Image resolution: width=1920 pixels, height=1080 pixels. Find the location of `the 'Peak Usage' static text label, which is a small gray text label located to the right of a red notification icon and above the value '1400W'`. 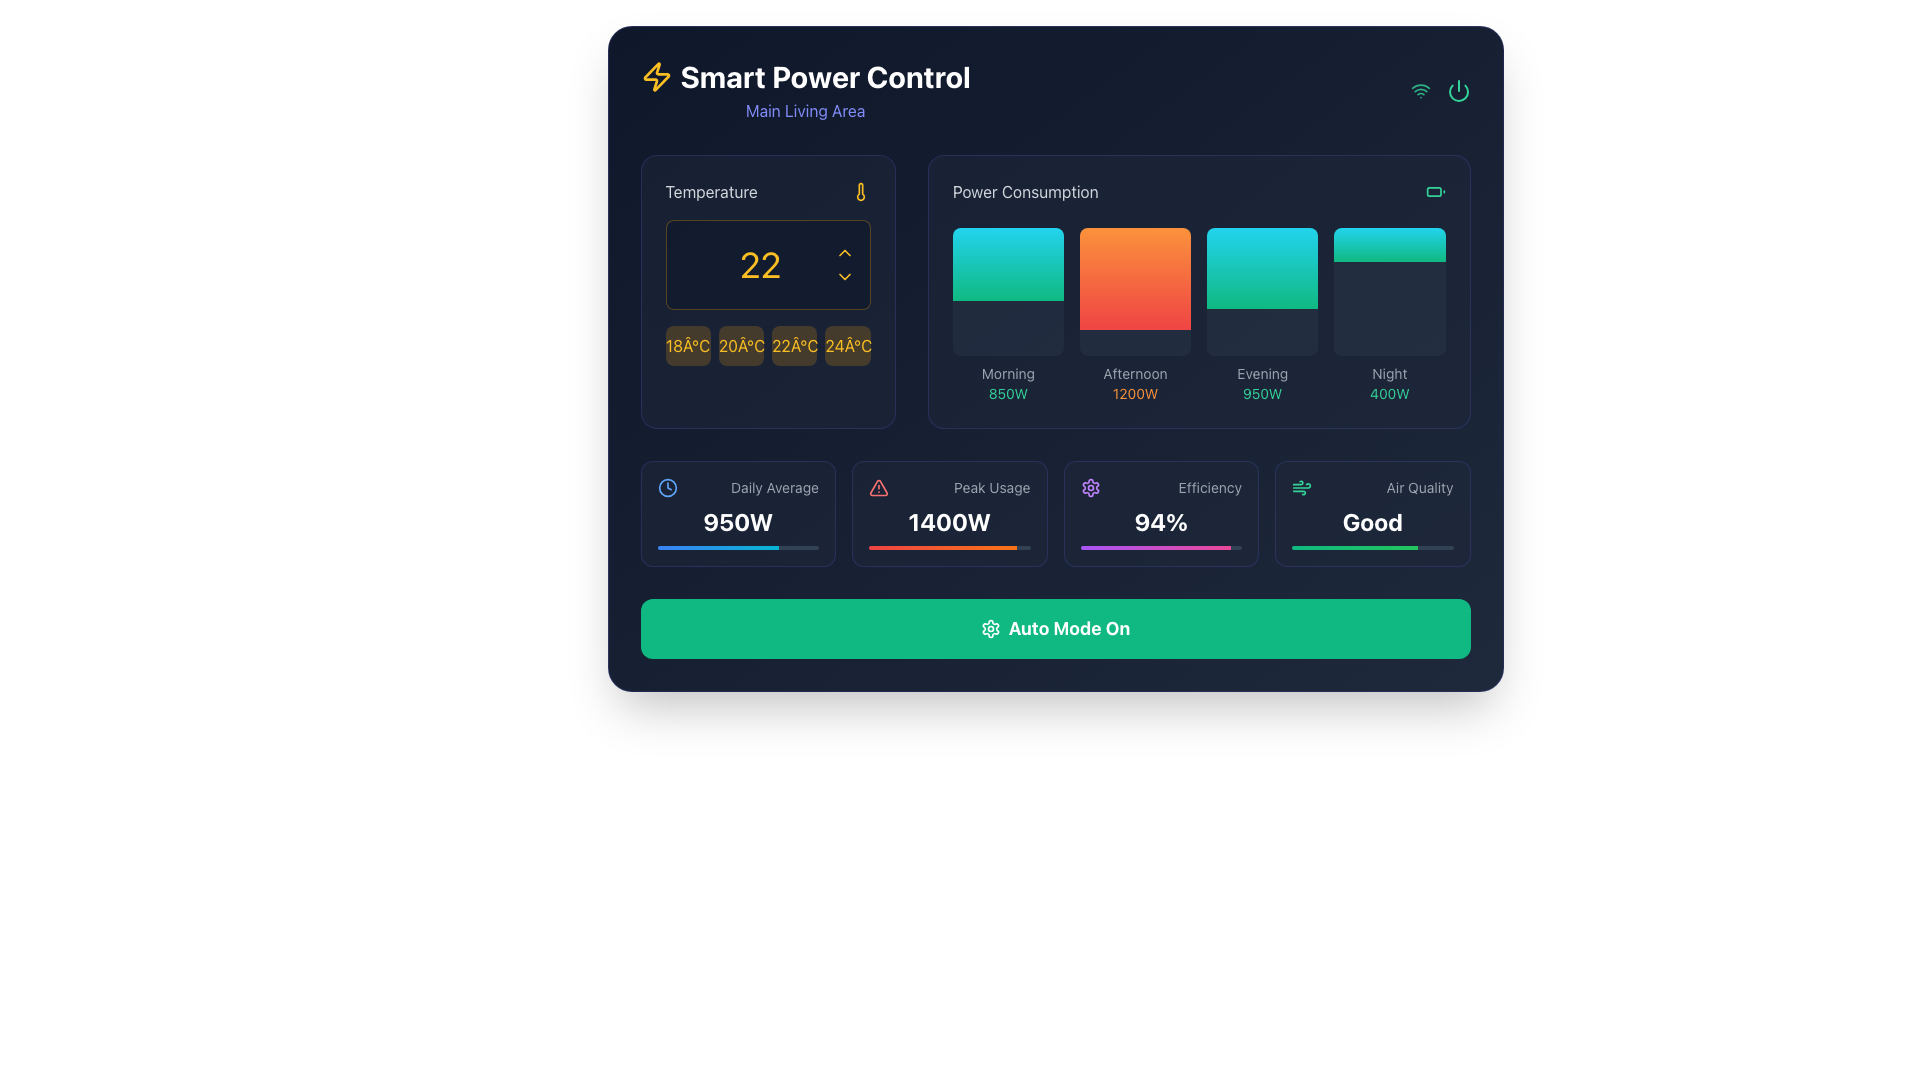

the 'Peak Usage' static text label, which is a small gray text label located to the right of a red notification icon and above the value '1400W' is located at coordinates (992, 488).